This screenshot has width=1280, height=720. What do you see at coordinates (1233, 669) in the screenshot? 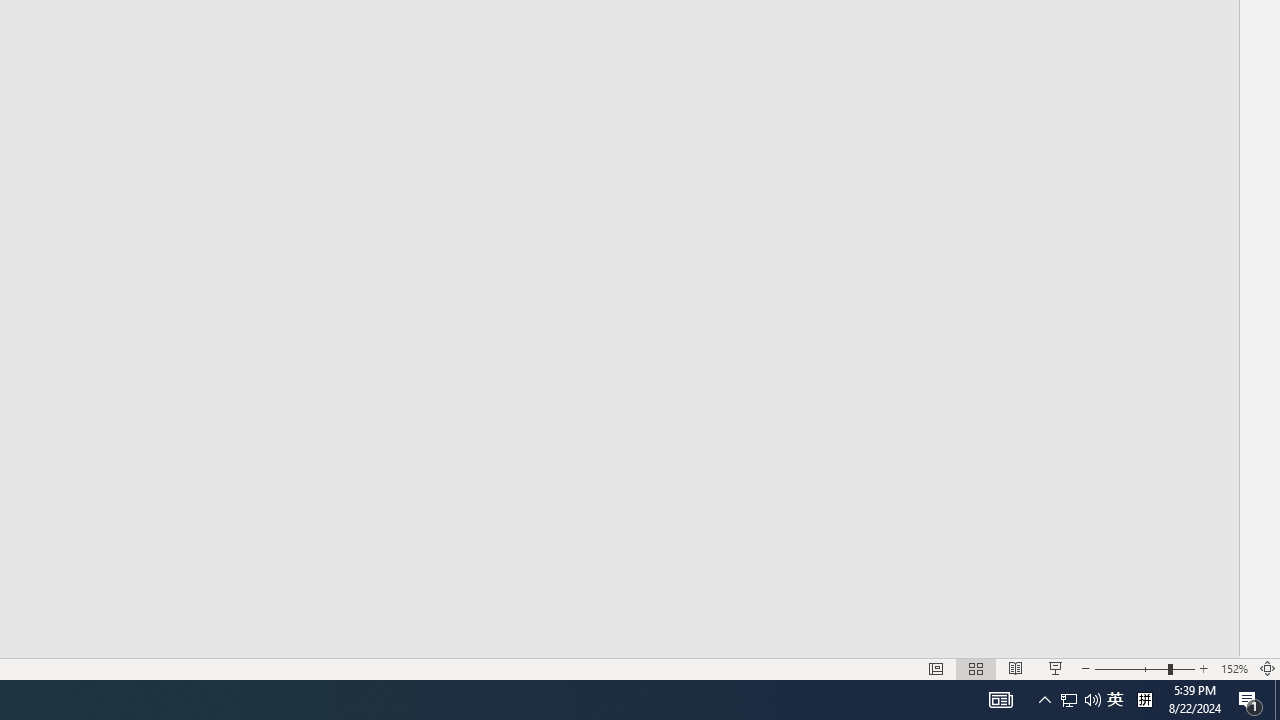
I see `'Zoom 152%'` at bounding box center [1233, 669].